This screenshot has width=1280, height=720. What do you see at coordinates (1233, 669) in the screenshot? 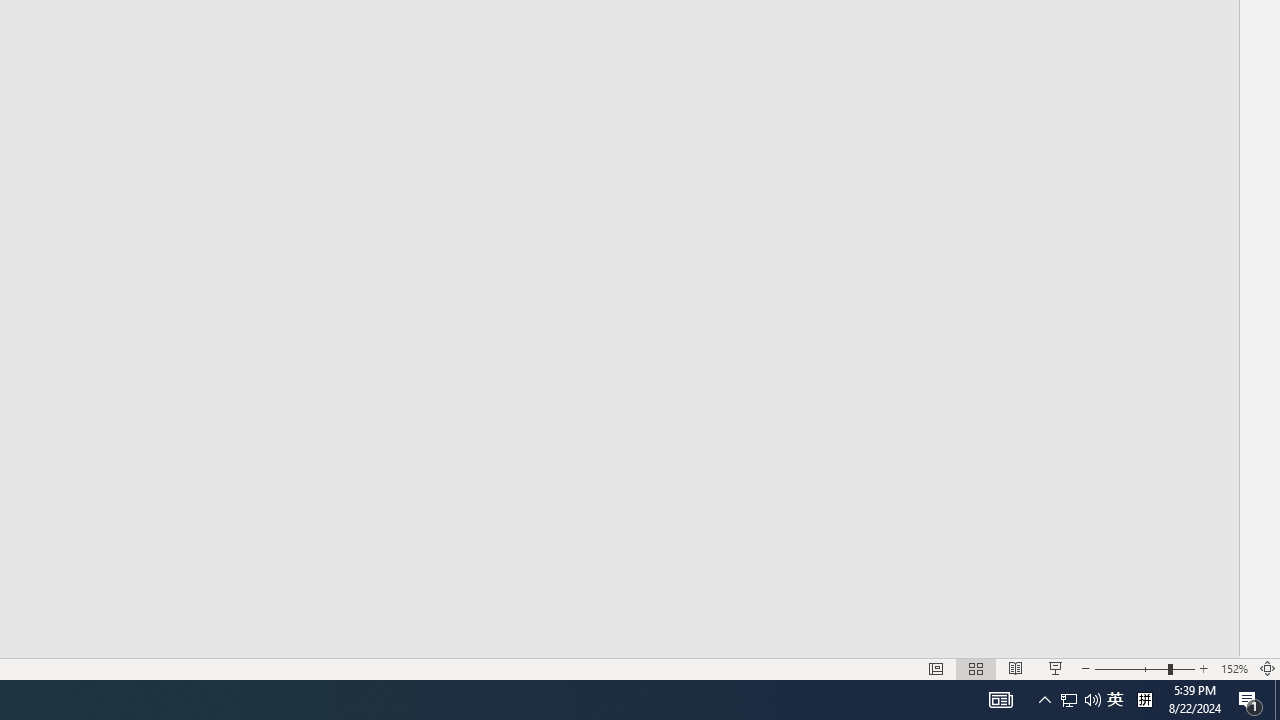
I see `'Zoom 152%'` at bounding box center [1233, 669].